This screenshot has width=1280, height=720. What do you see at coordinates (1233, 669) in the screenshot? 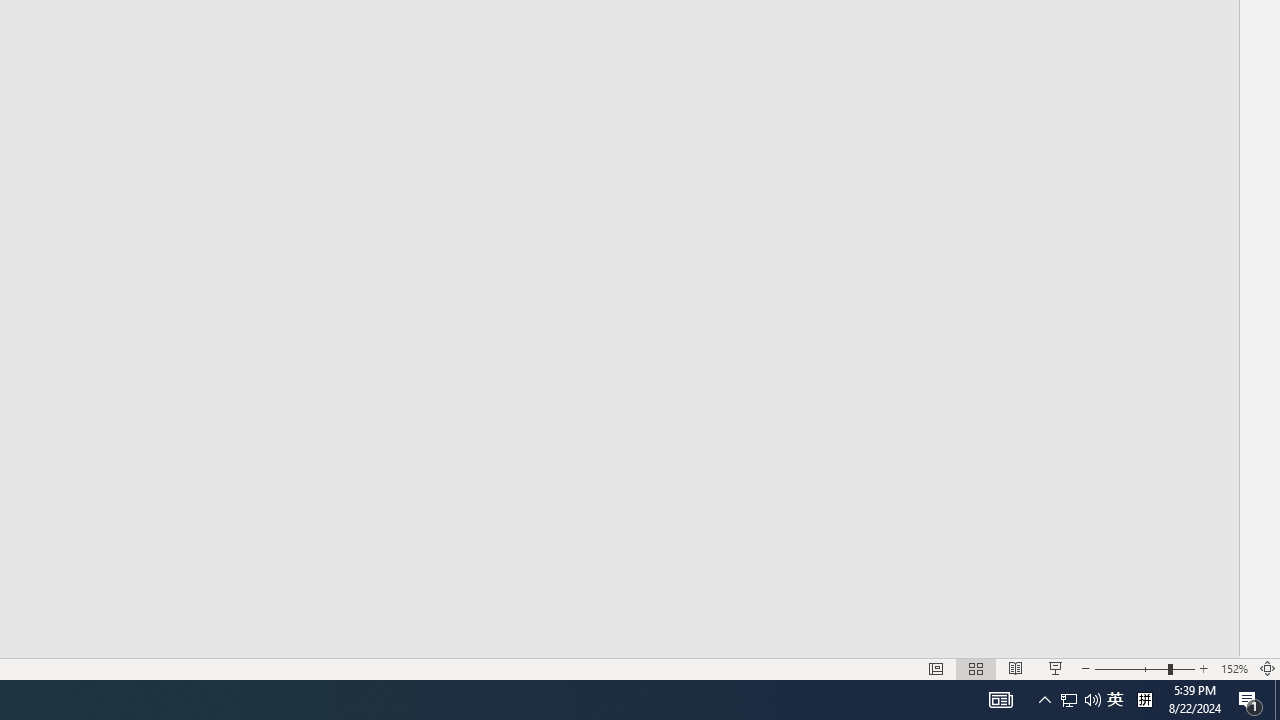
I see `'Zoom 152%'` at bounding box center [1233, 669].